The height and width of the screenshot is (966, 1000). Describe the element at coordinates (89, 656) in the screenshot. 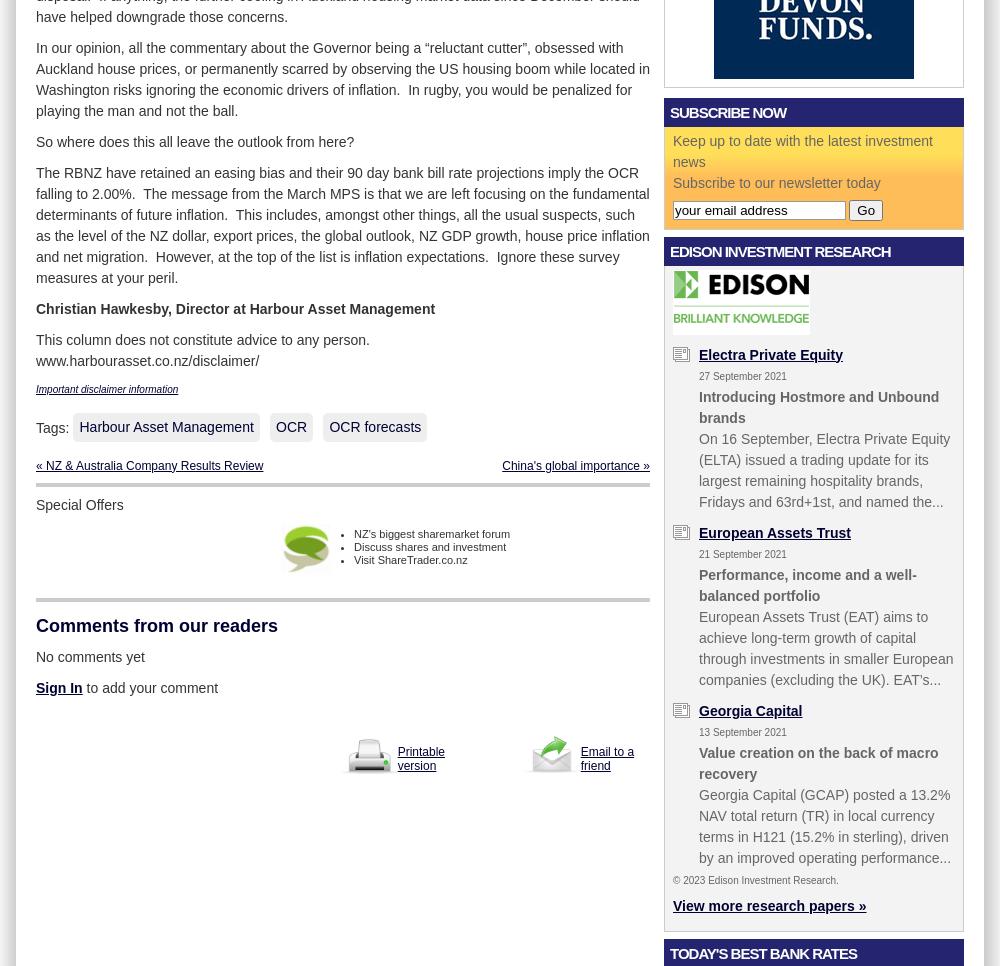

I see `'No comments yet'` at that location.